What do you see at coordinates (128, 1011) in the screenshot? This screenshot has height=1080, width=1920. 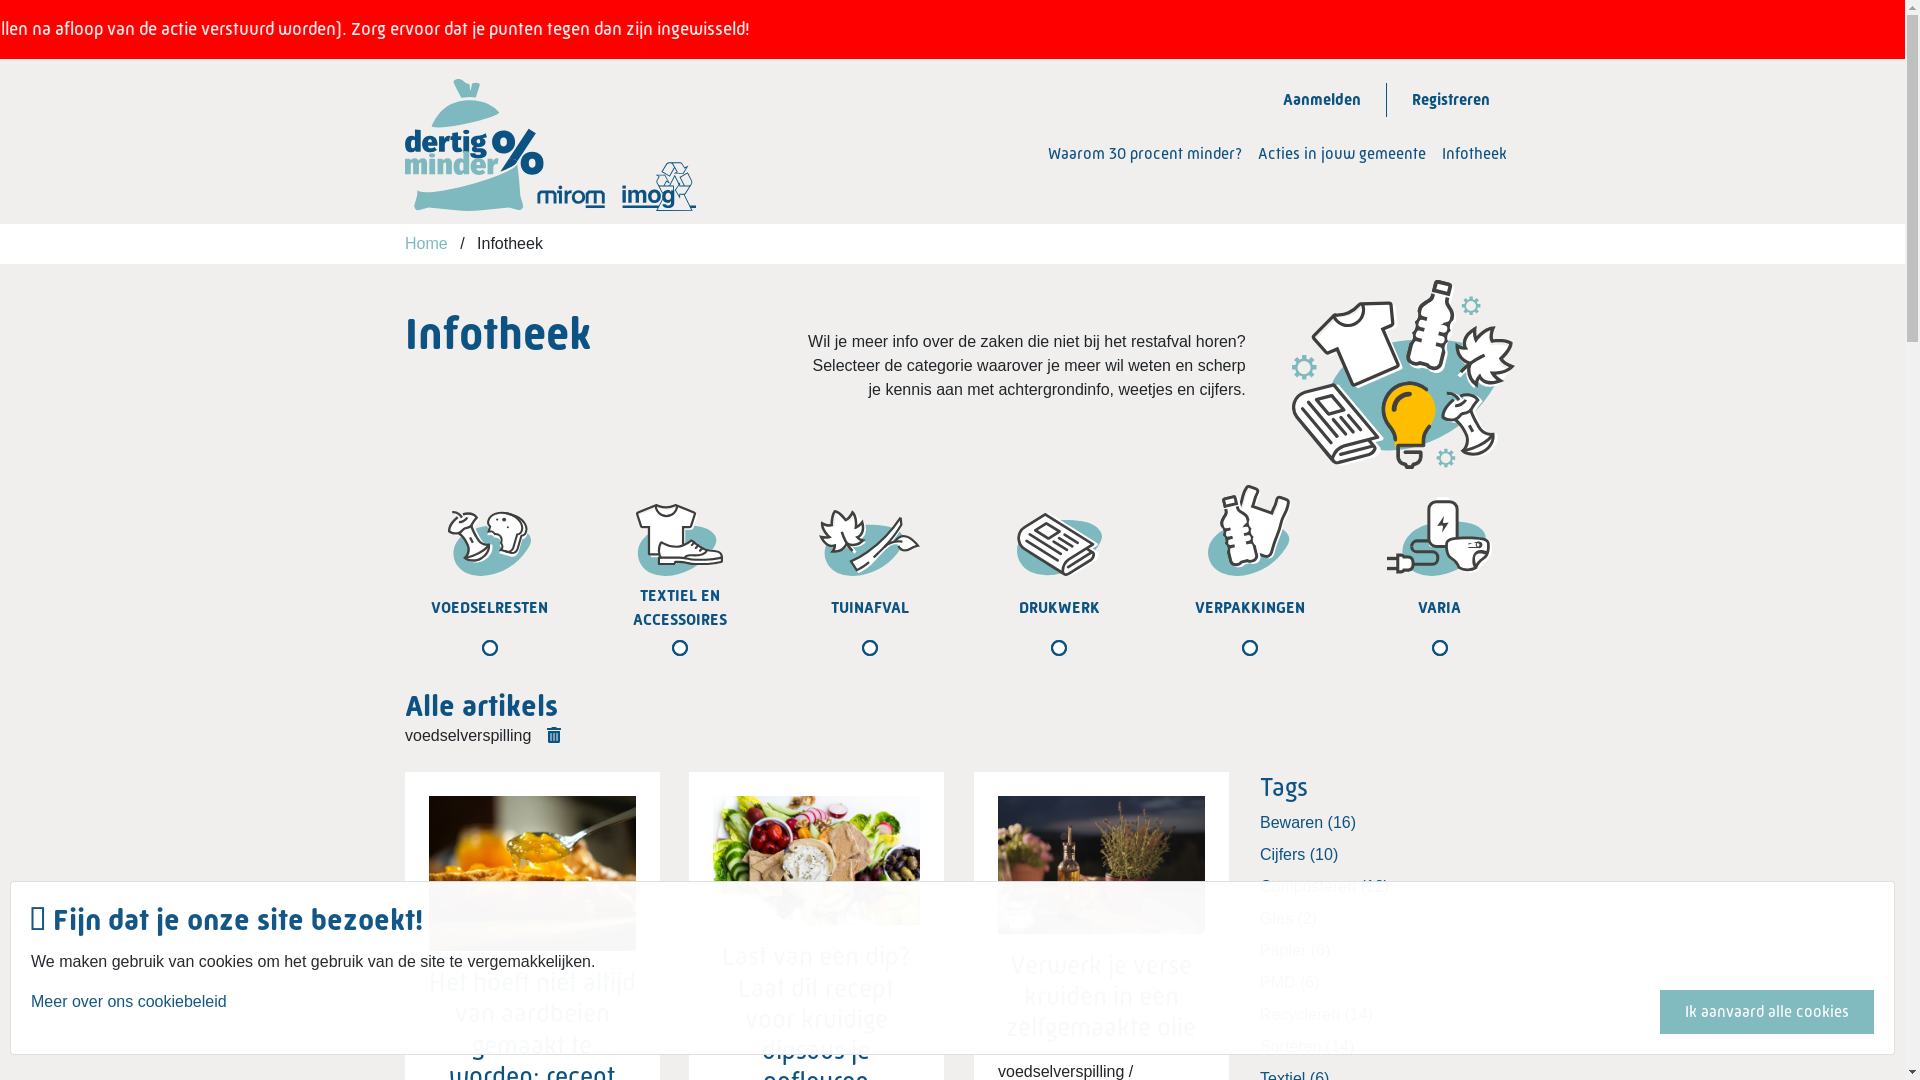 I see `'Meer over ons cookiebeleid'` at bounding box center [128, 1011].